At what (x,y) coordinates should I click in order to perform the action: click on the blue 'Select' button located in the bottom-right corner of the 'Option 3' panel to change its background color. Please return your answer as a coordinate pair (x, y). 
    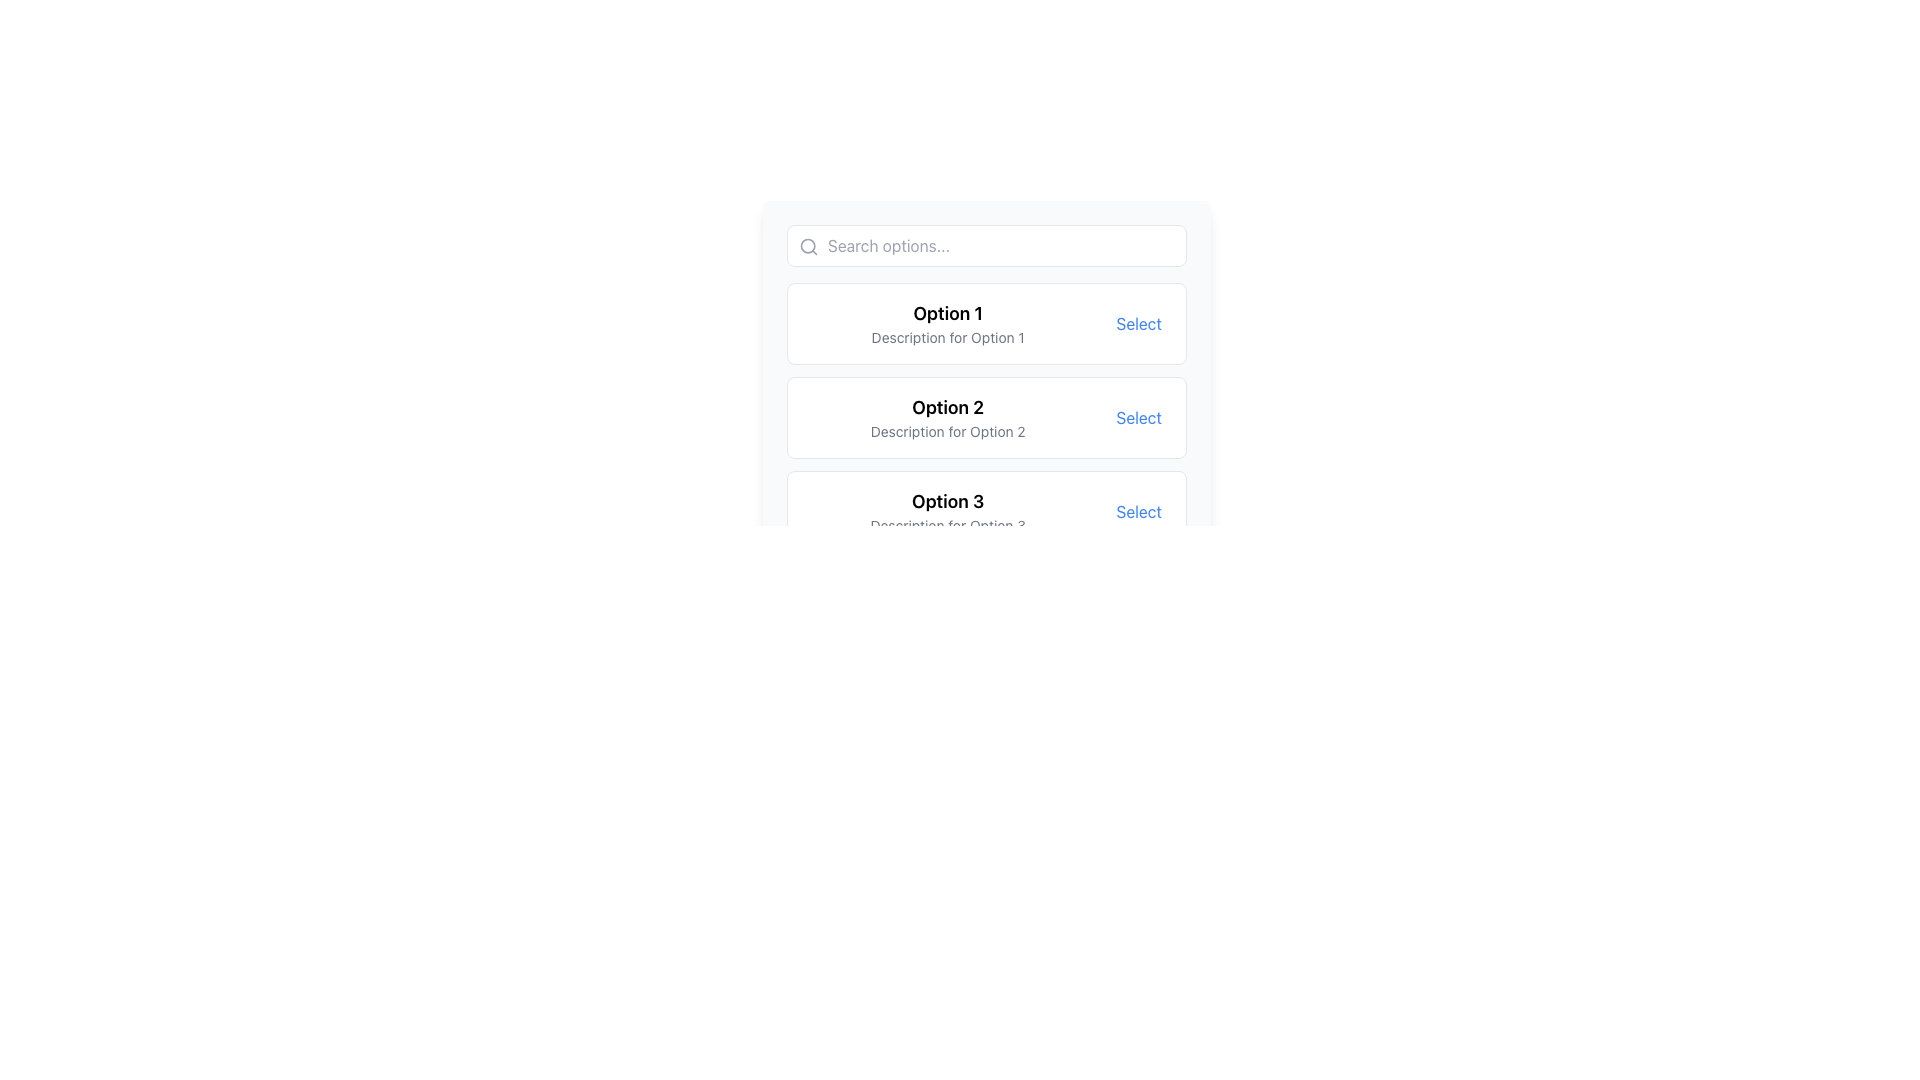
    Looking at the image, I should click on (1139, 511).